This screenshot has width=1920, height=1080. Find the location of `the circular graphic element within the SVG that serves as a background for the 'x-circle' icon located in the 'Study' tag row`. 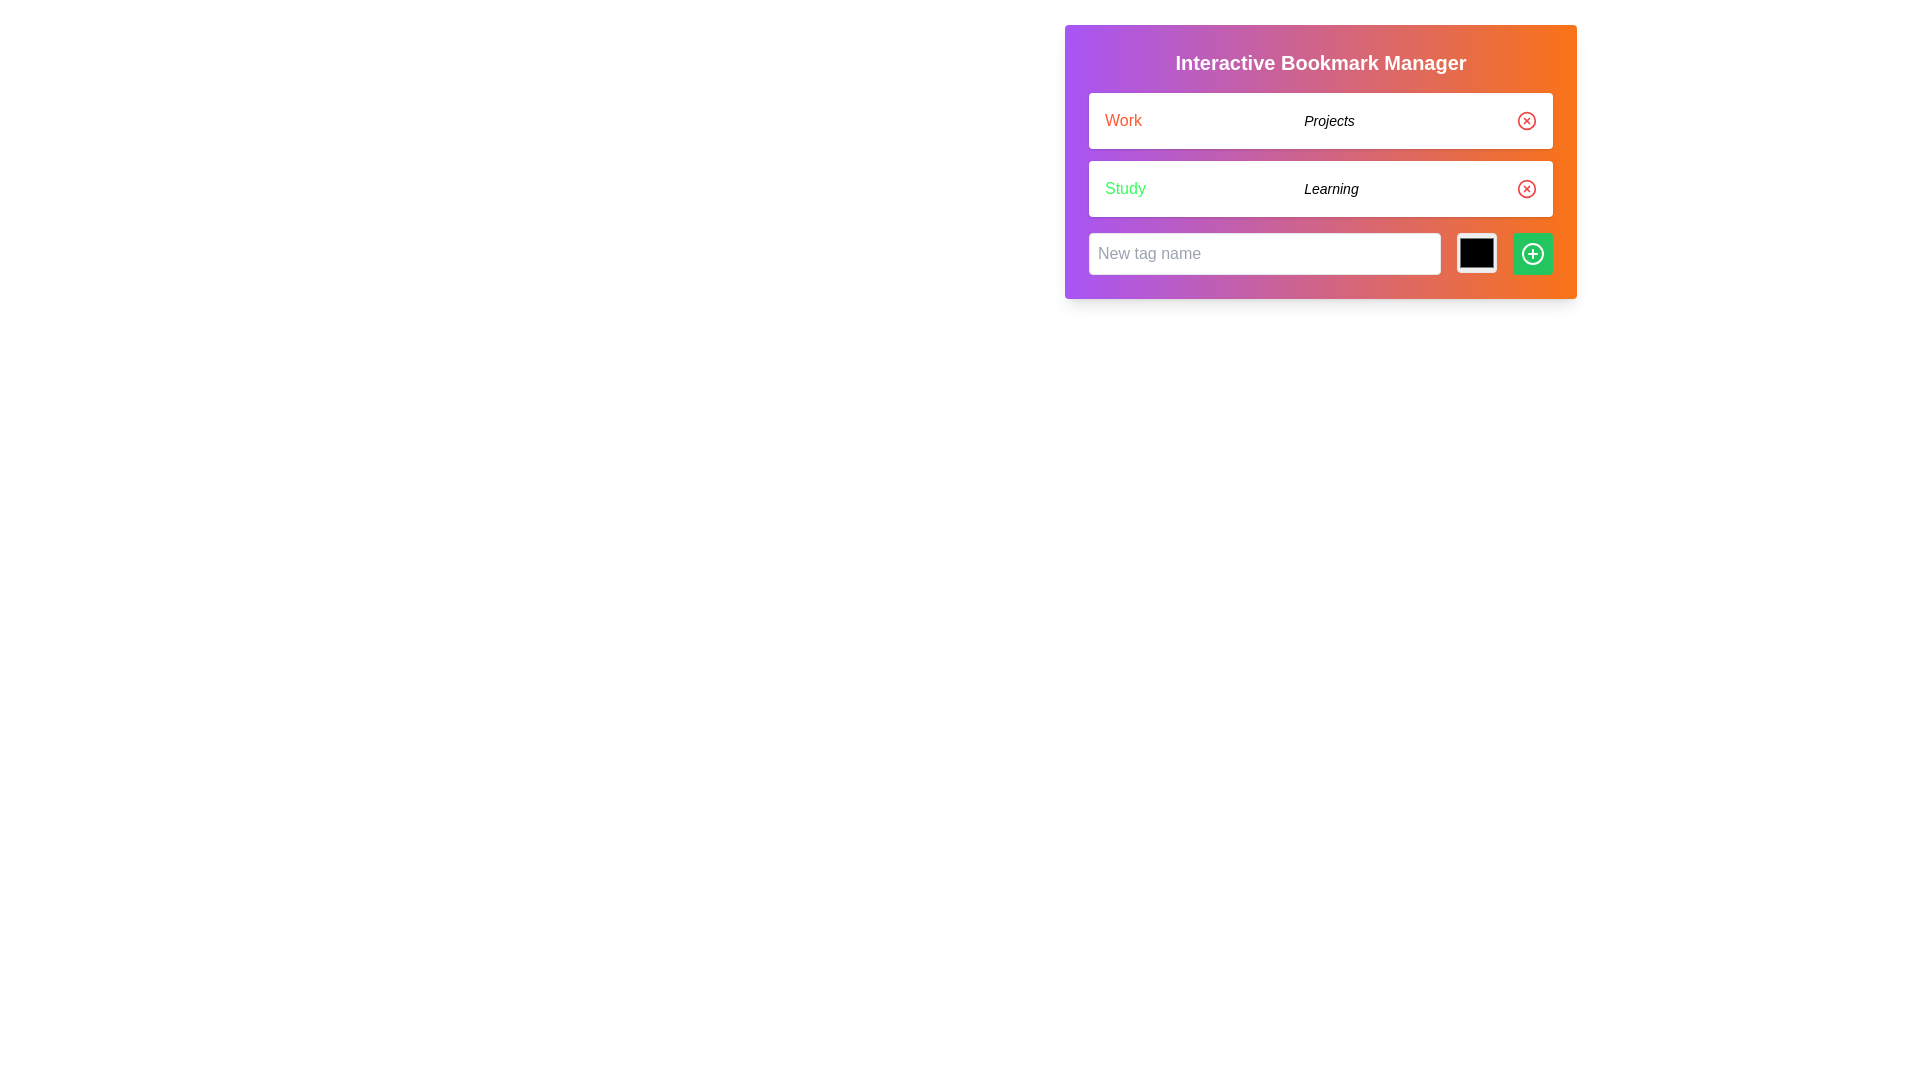

the circular graphic element within the SVG that serves as a background for the 'x-circle' icon located in the 'Study' tag row is located at coordinates (1525, 119).